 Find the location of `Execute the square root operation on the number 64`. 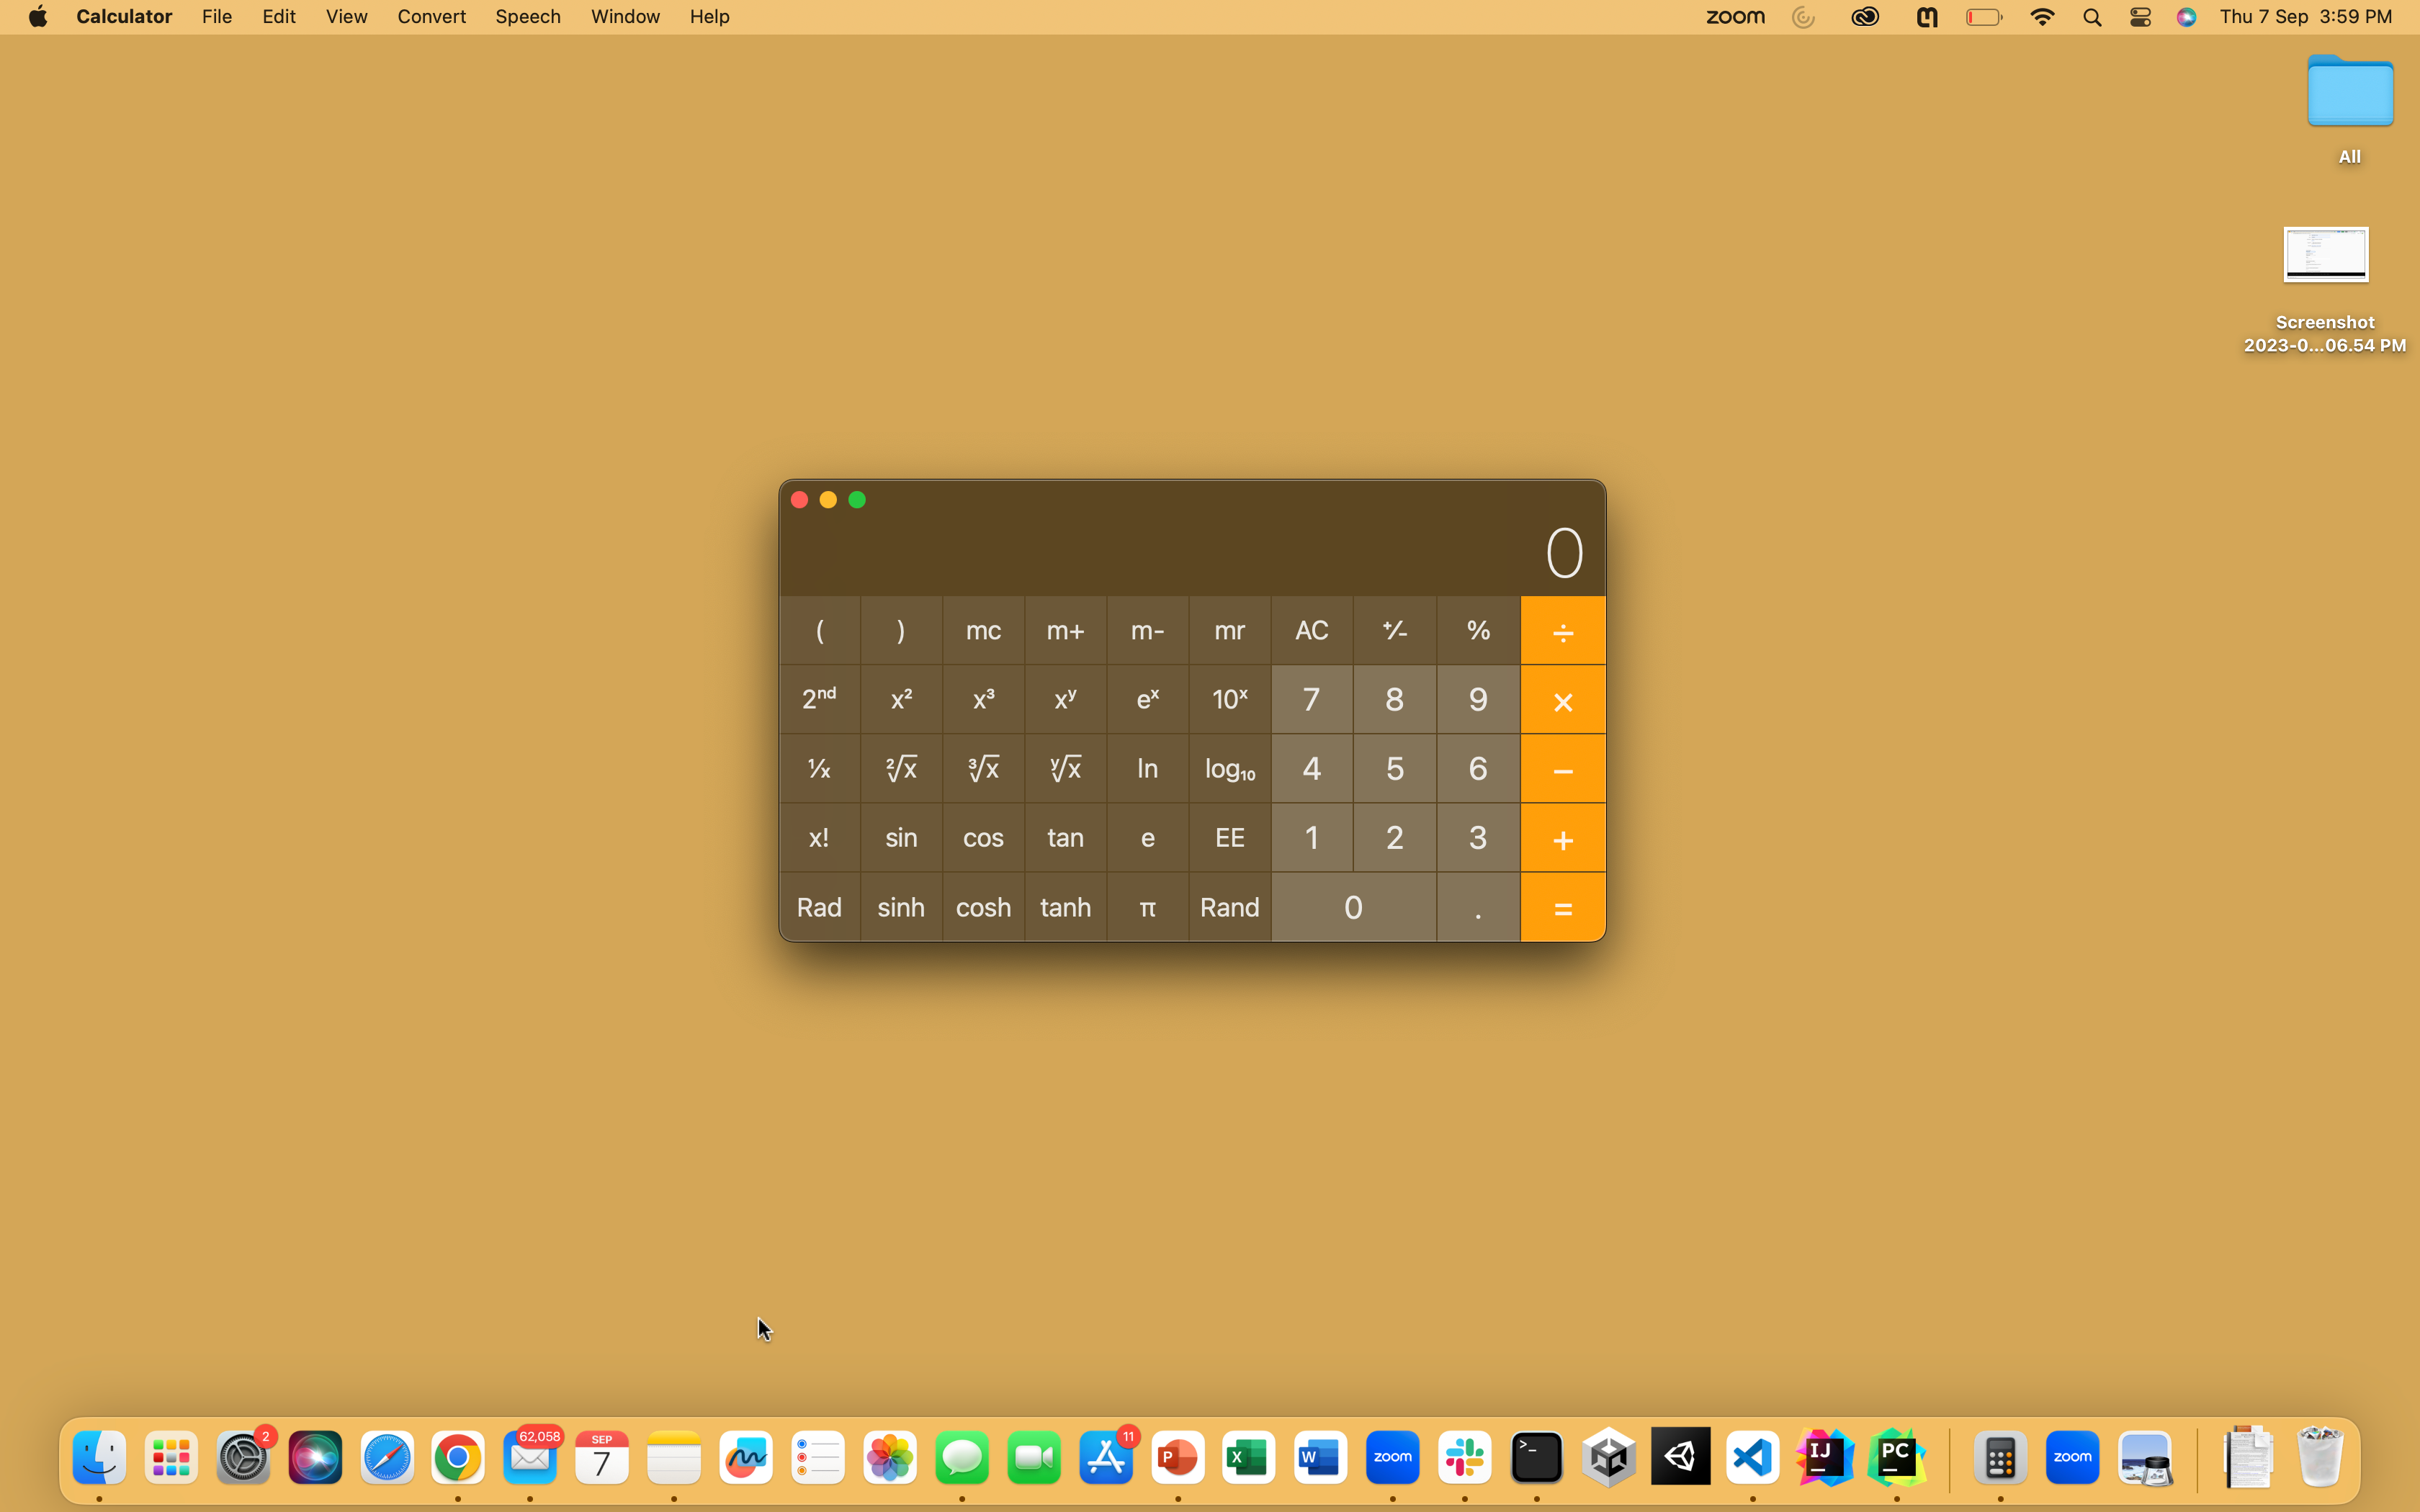

Execute the square root operation on the number 64 is located at coordinates (1477, 767).